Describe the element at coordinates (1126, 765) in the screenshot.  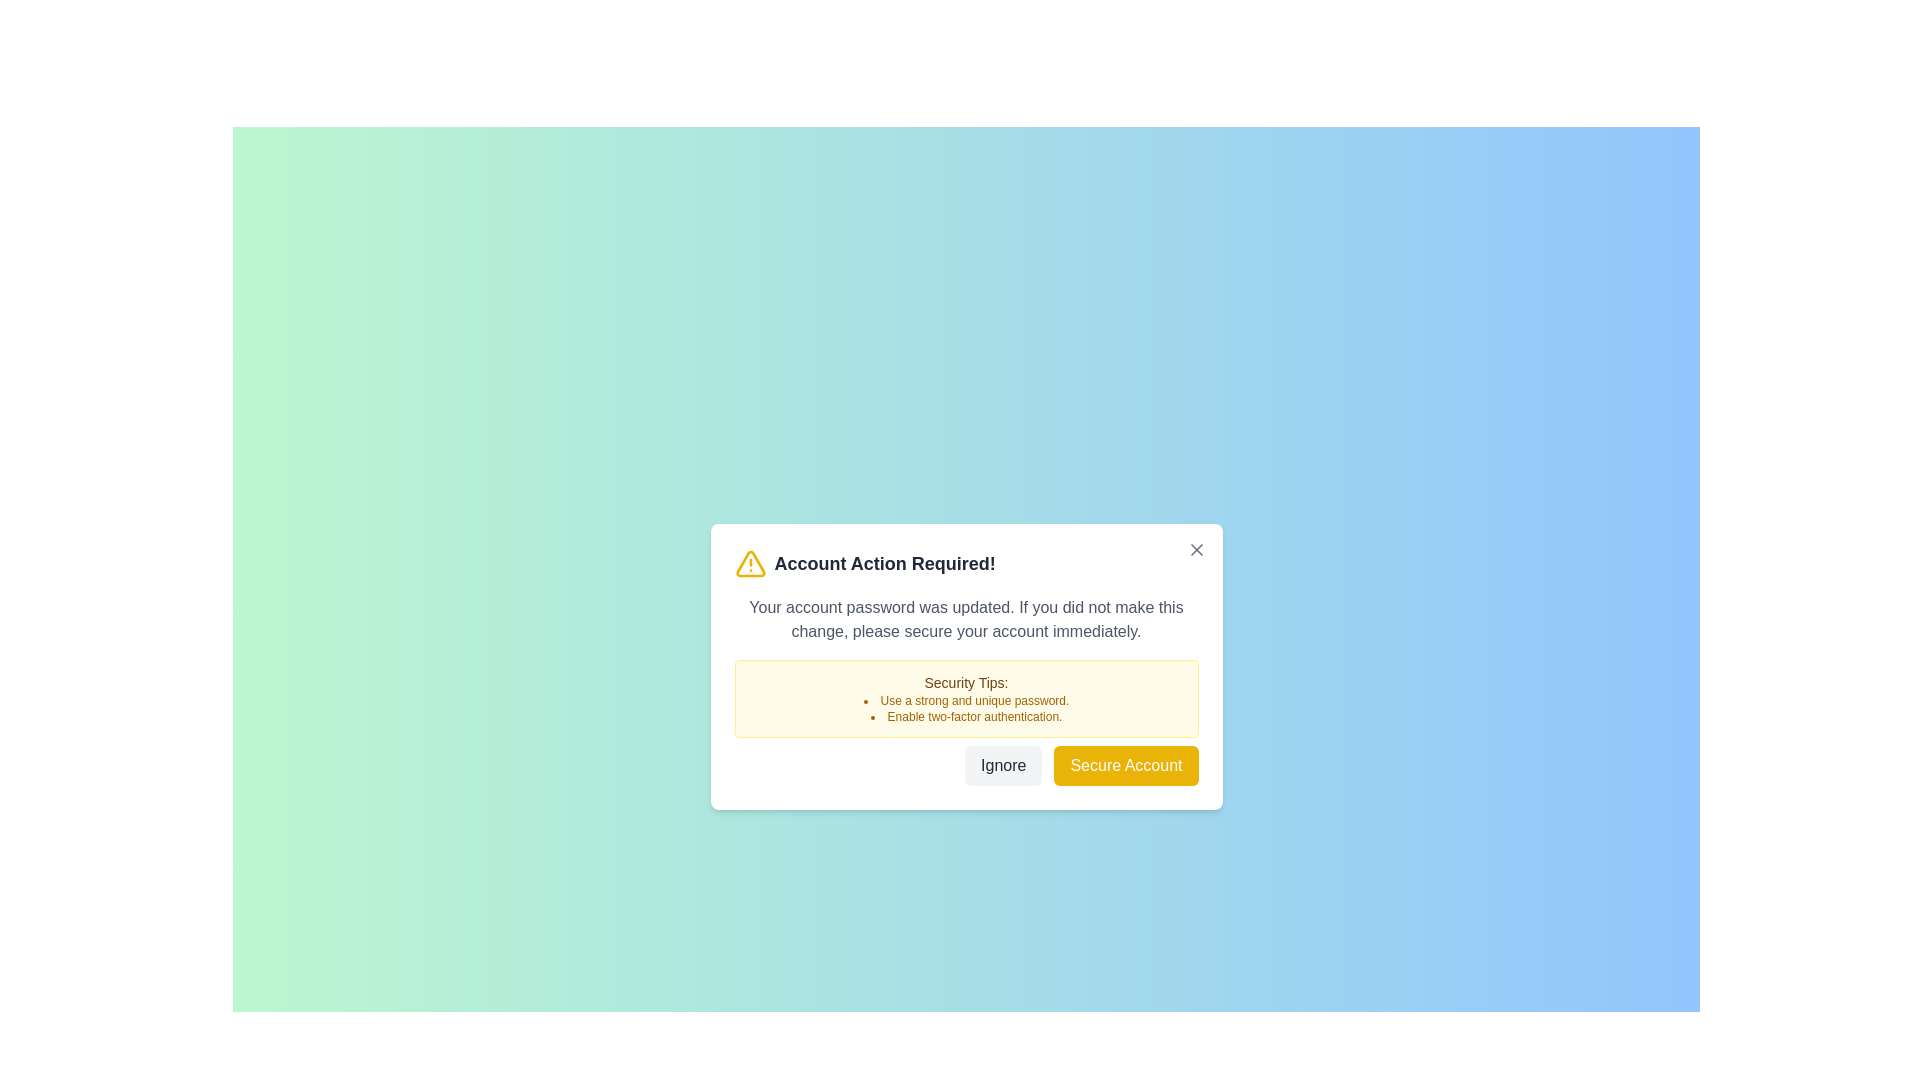
I see `the 'Secure Account' button` at that location.